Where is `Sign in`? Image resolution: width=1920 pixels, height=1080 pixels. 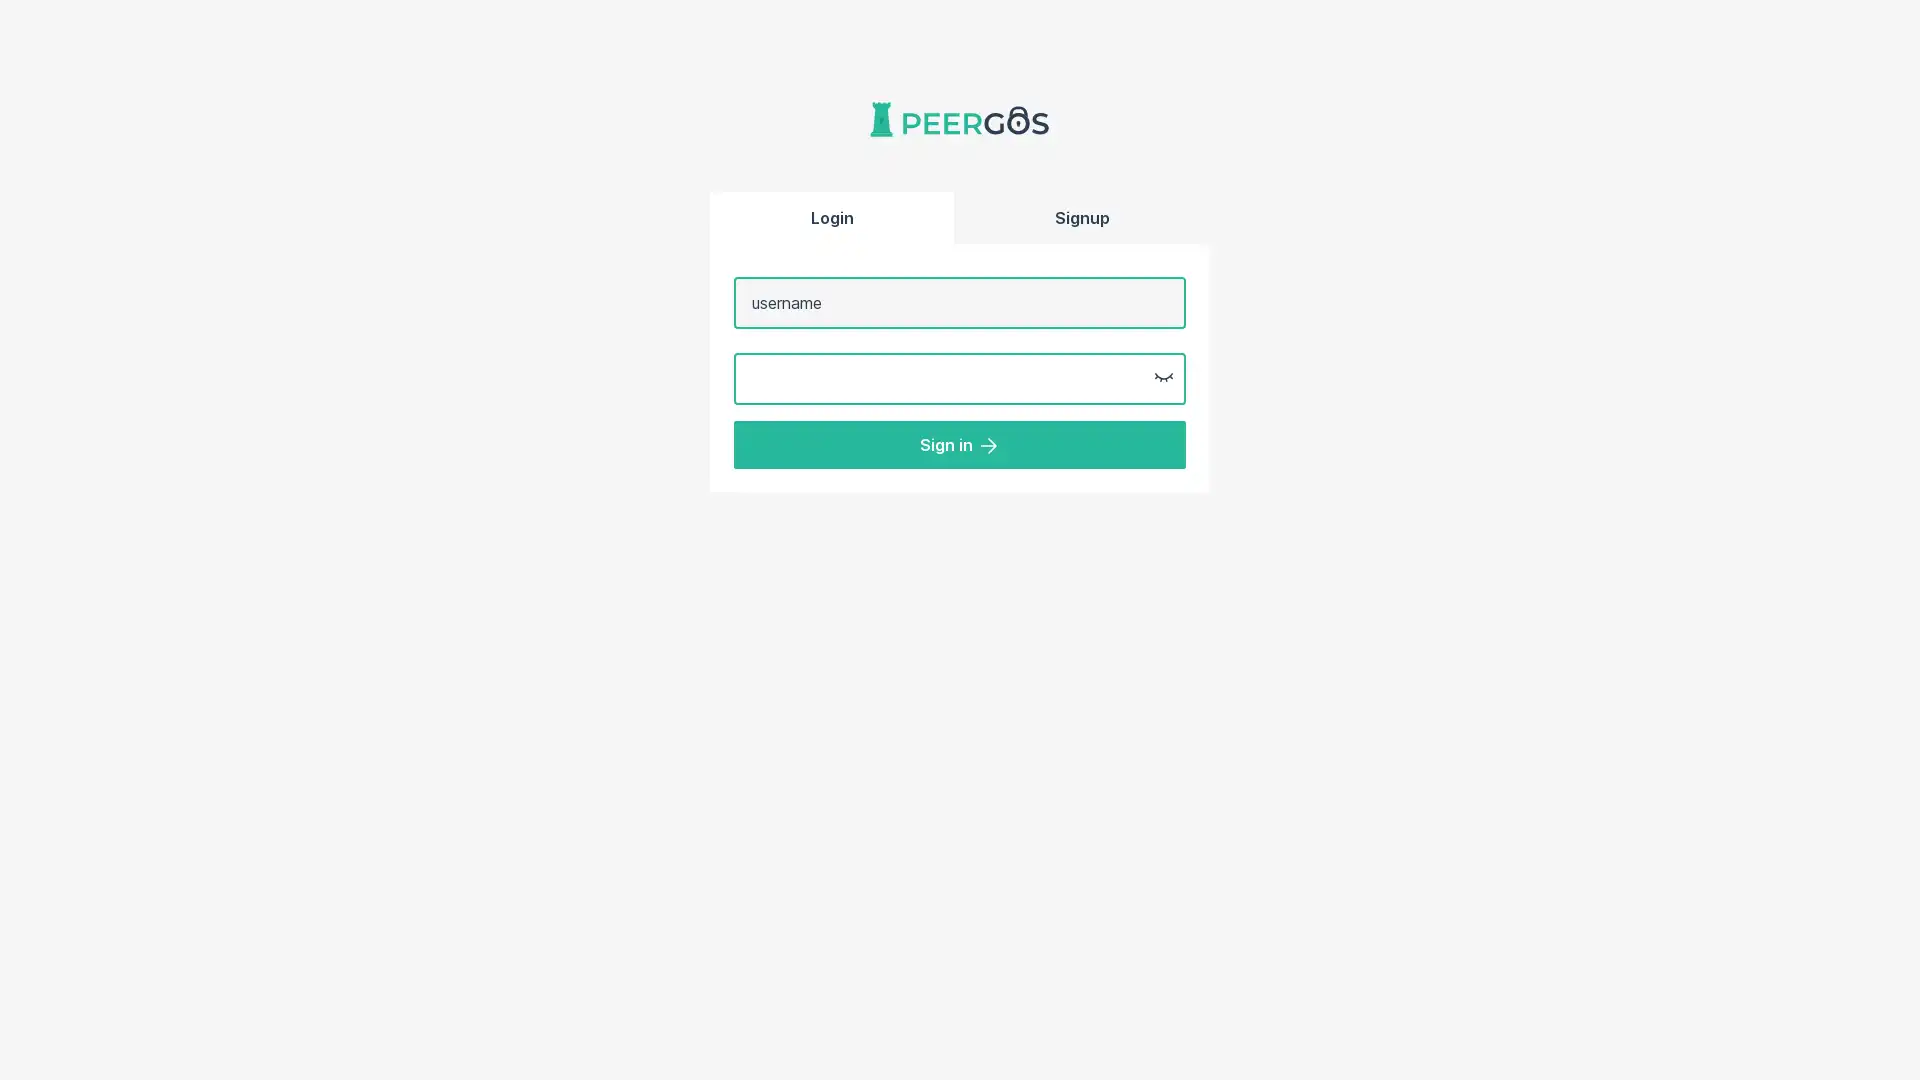
Sign in is located at coordinates (960, 442).